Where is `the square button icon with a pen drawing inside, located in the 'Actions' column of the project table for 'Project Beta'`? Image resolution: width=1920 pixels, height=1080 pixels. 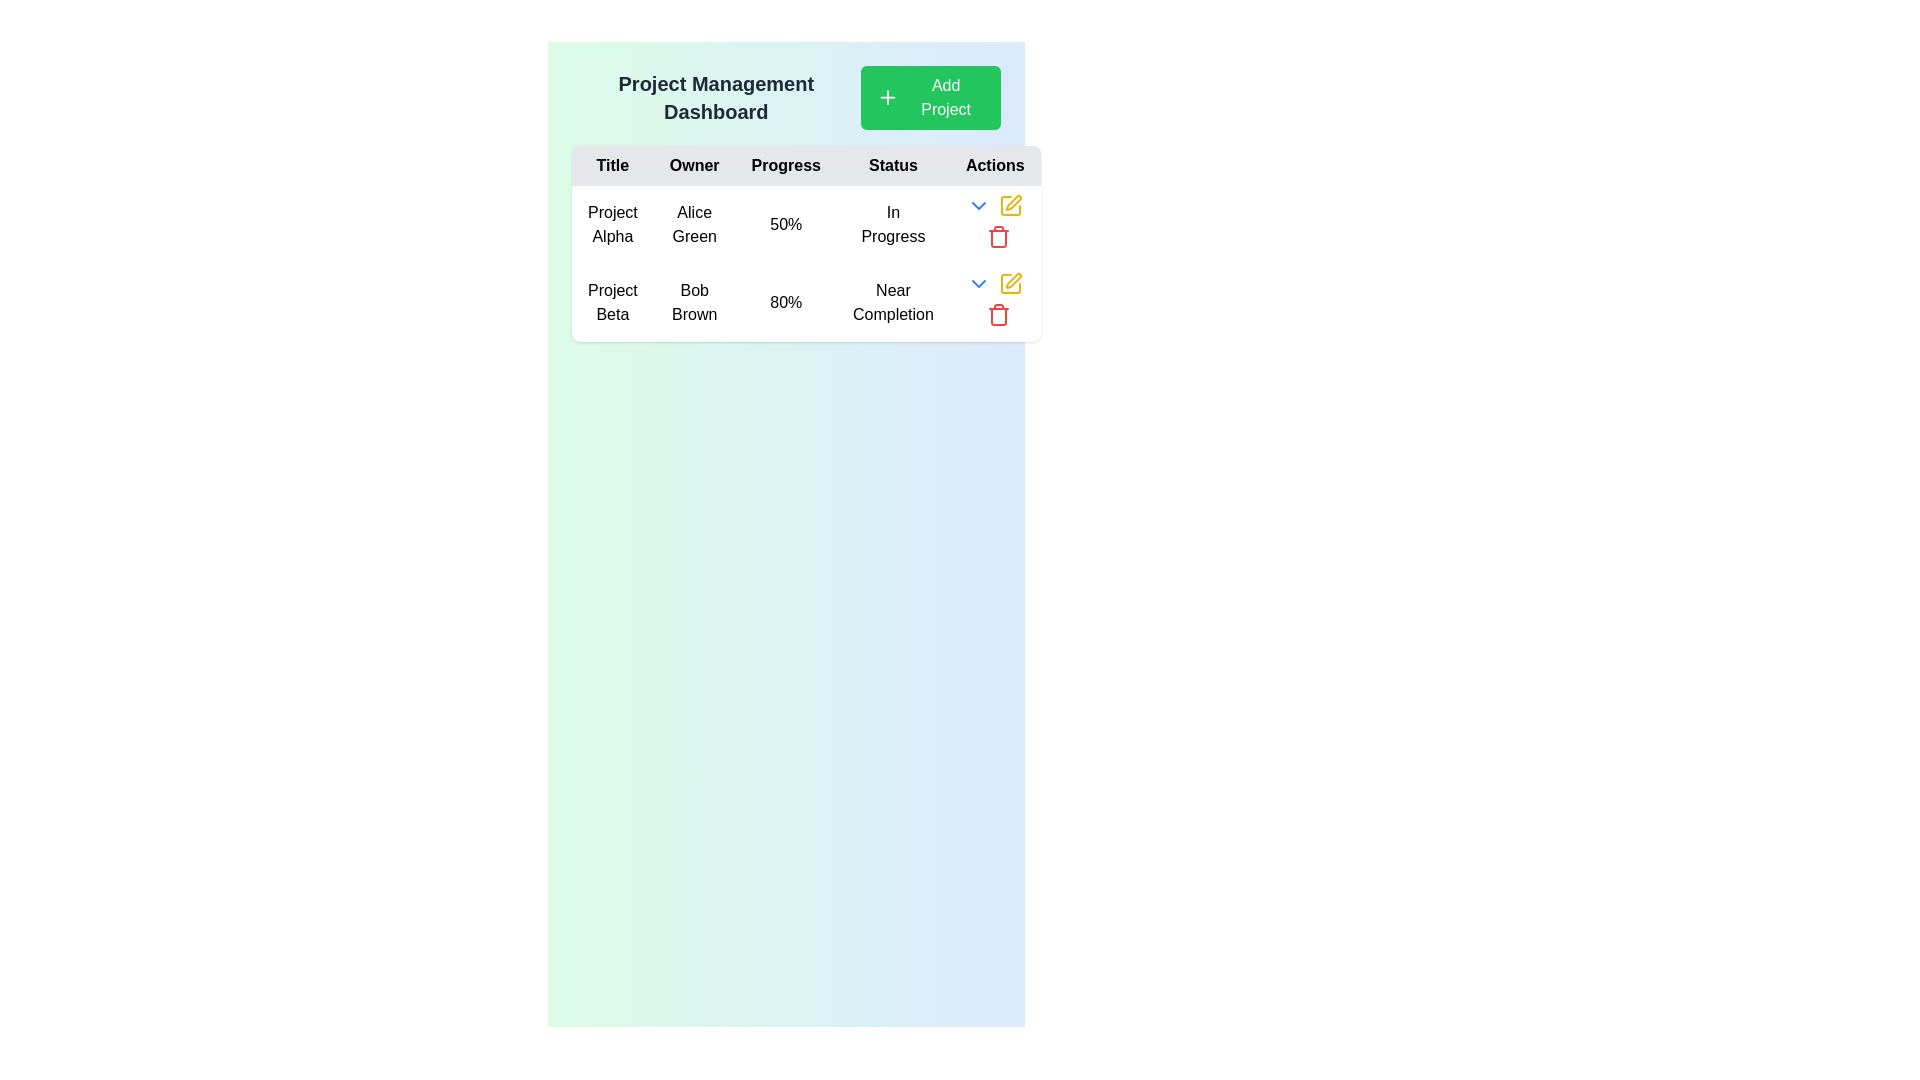 the square button icon with a pen drawing inside, located in the 'Actions' column of the project table for 'Project Beta' is located at coordinates (1011, 205).